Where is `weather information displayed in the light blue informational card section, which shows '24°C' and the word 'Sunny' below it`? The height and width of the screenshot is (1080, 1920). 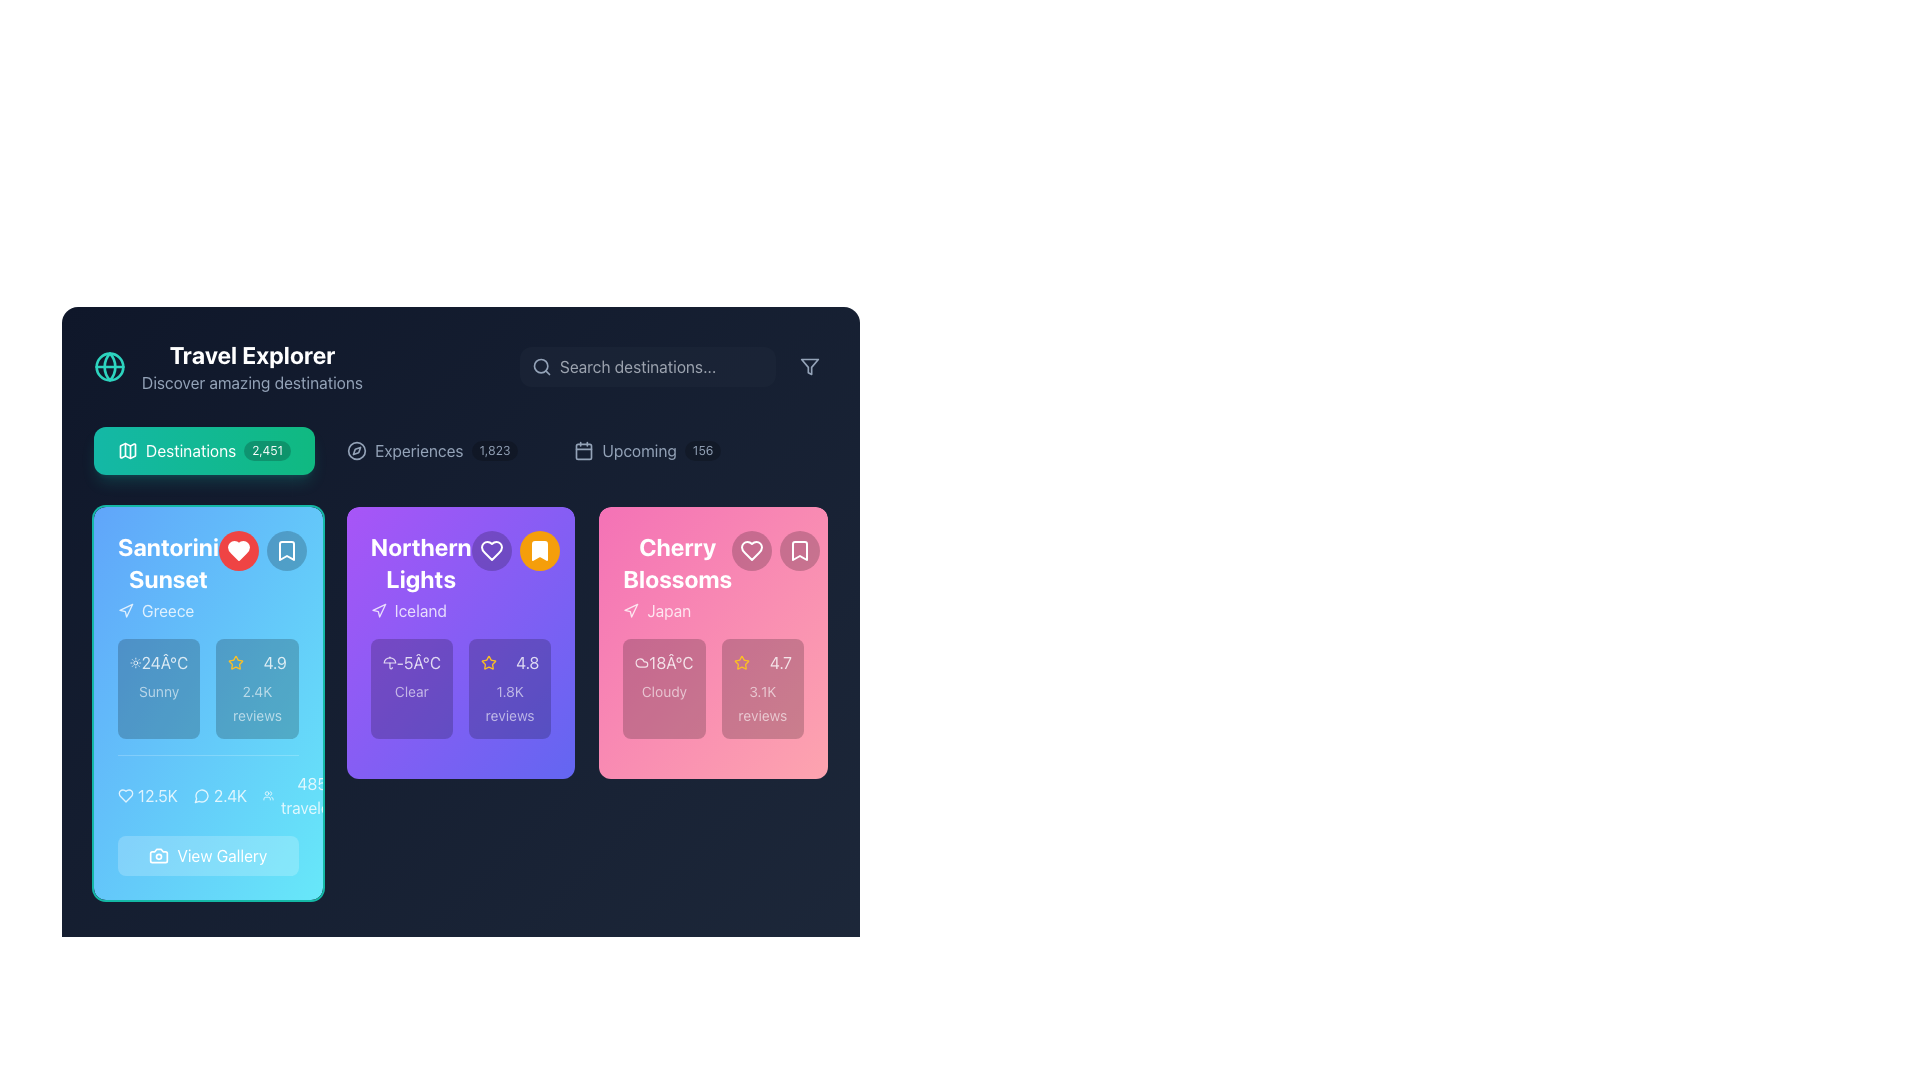
weather information displayed in the light blue informational card section, which shows '24°C' and the word 'Sunny' below it is located at coordinates (158, 688).